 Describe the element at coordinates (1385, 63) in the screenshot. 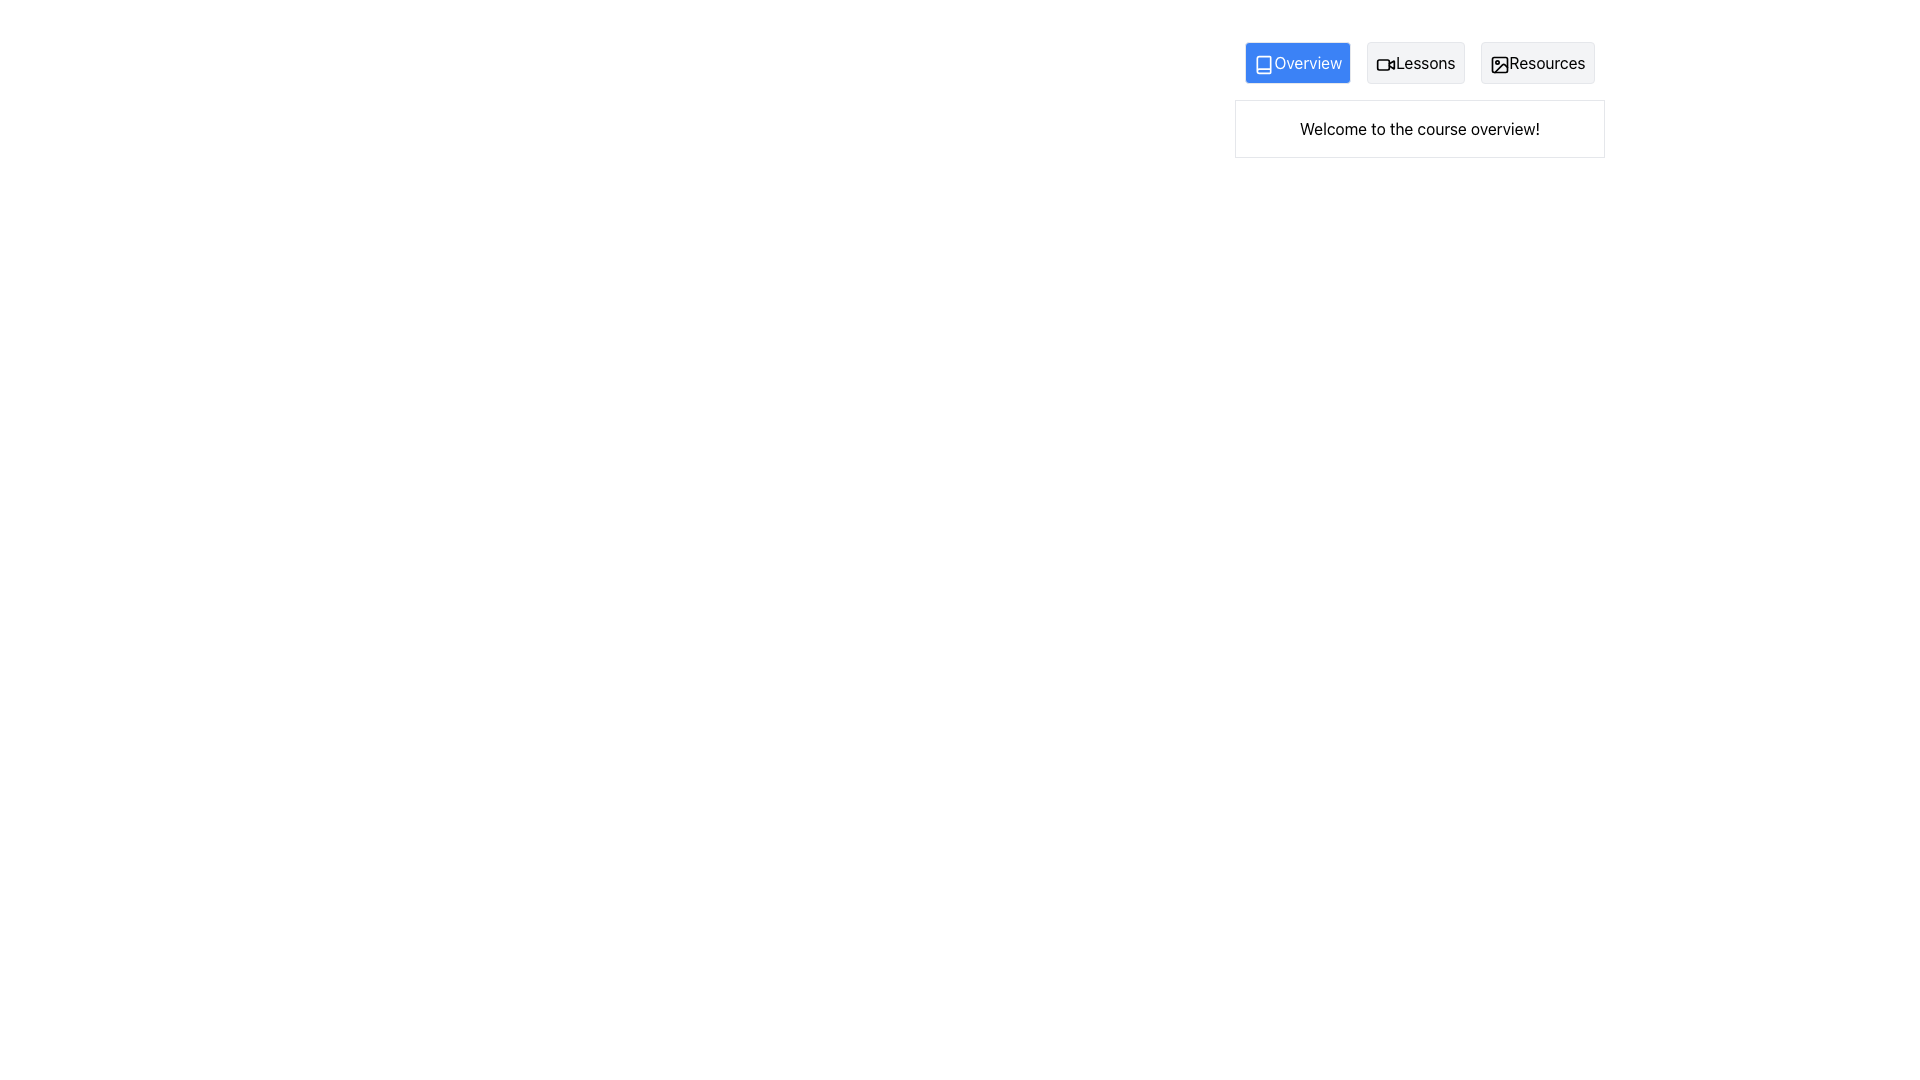

I see `the 'Lessons' icon, which visually signifies the 'Lessons' section of the interface, located centrally and adjacent to 'Overview' and 'Resources'` at that location.